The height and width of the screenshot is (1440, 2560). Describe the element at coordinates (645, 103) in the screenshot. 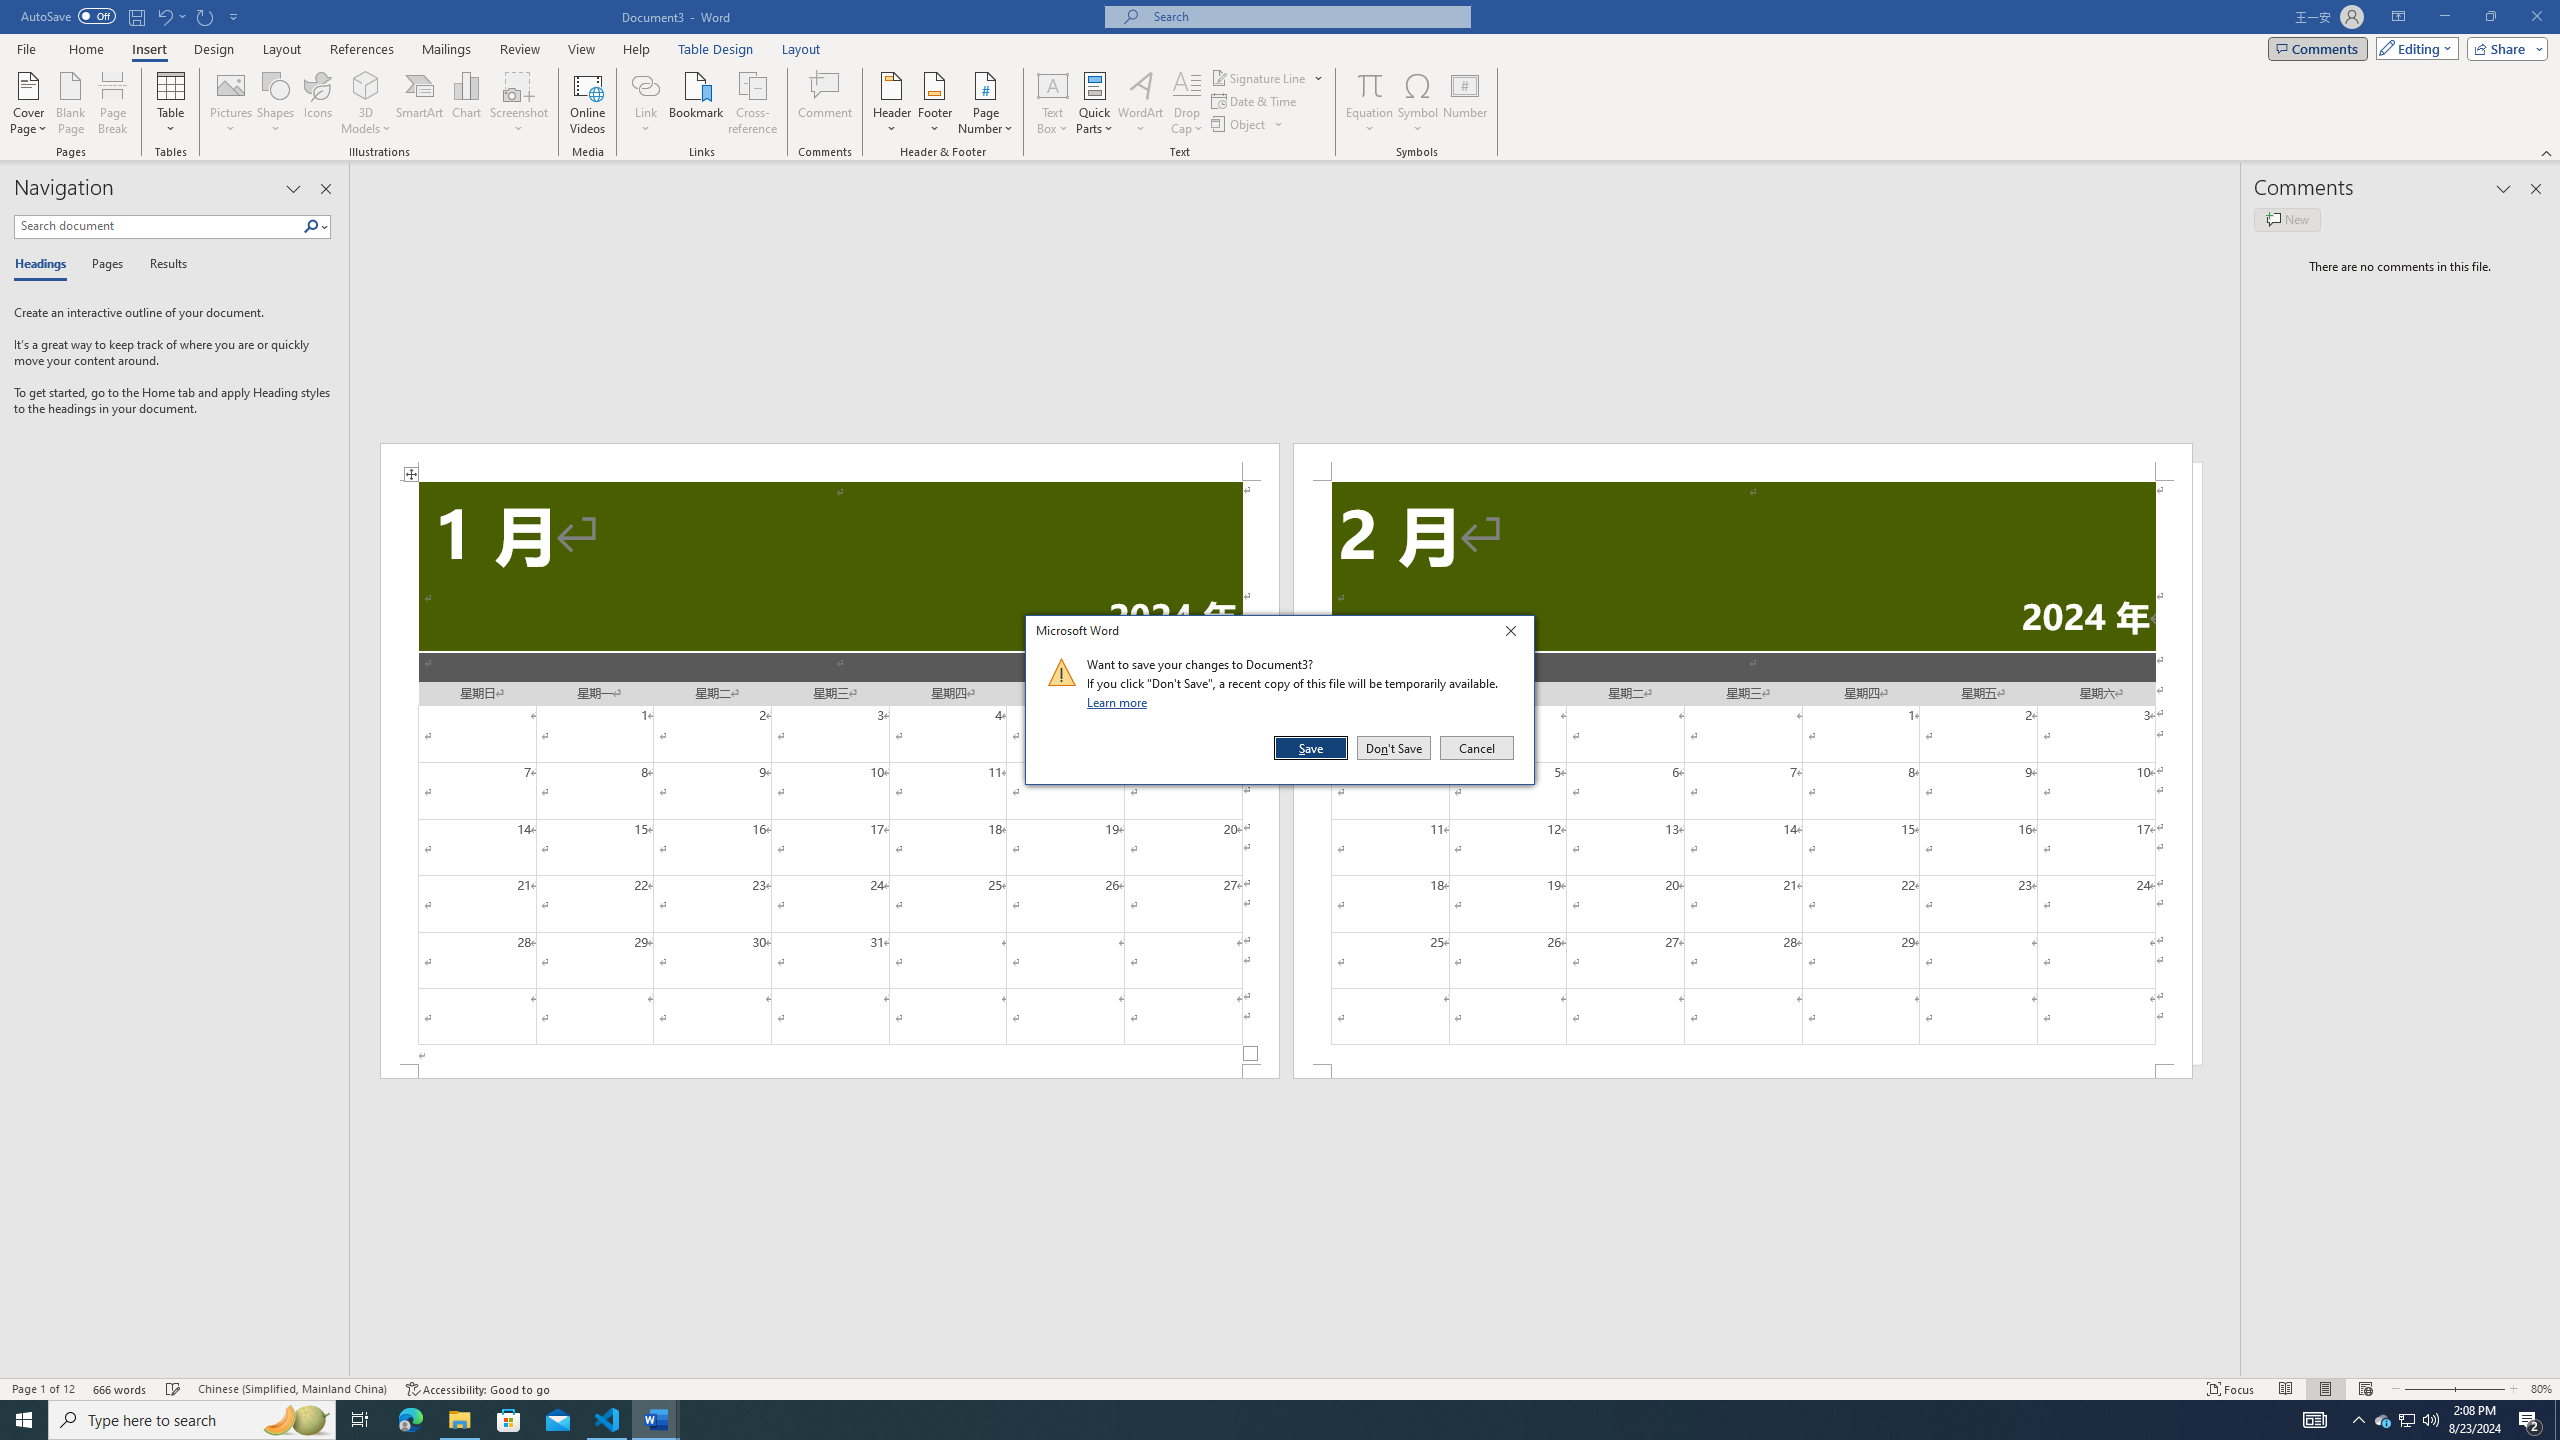

I see `'Link'` at that location.